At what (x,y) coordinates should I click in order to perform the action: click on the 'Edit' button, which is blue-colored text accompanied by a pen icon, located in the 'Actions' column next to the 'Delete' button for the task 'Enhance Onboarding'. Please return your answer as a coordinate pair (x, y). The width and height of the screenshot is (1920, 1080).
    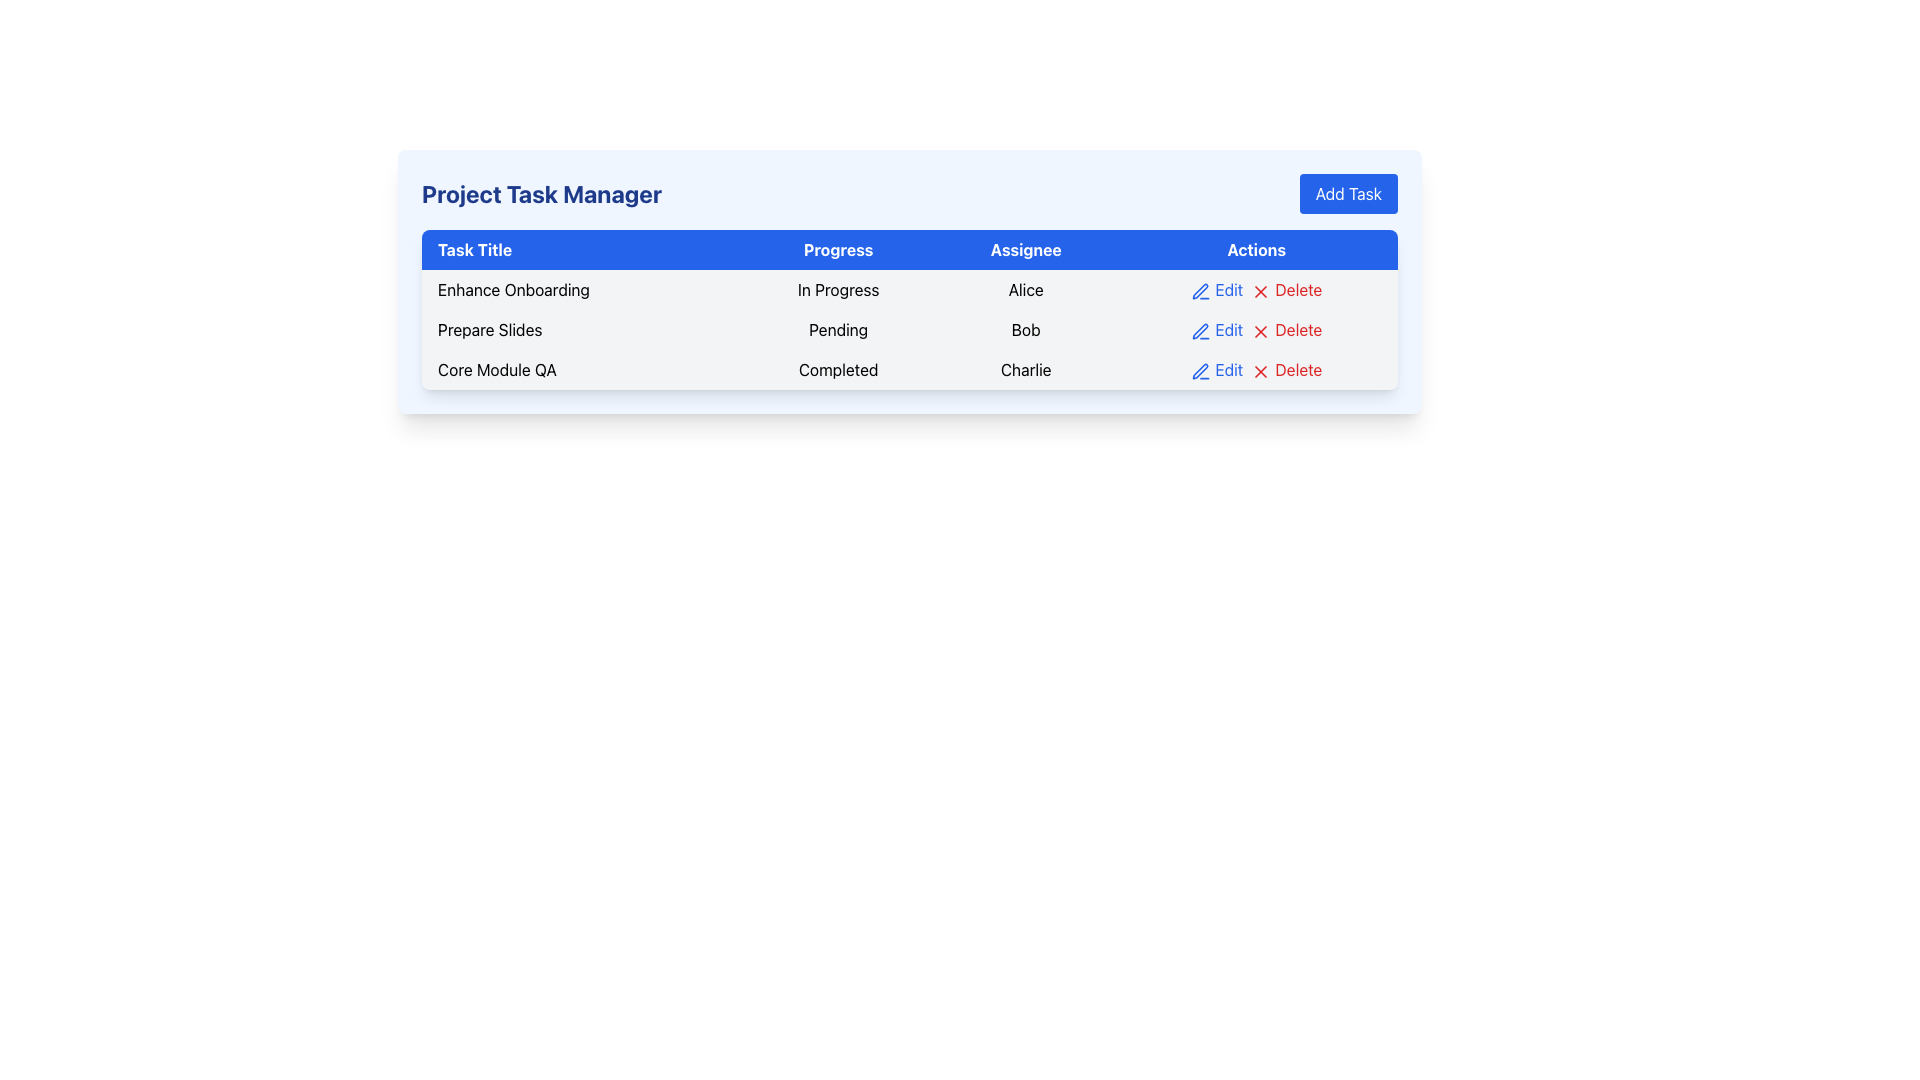
    Looking at the image, I should click on (1216, 289).